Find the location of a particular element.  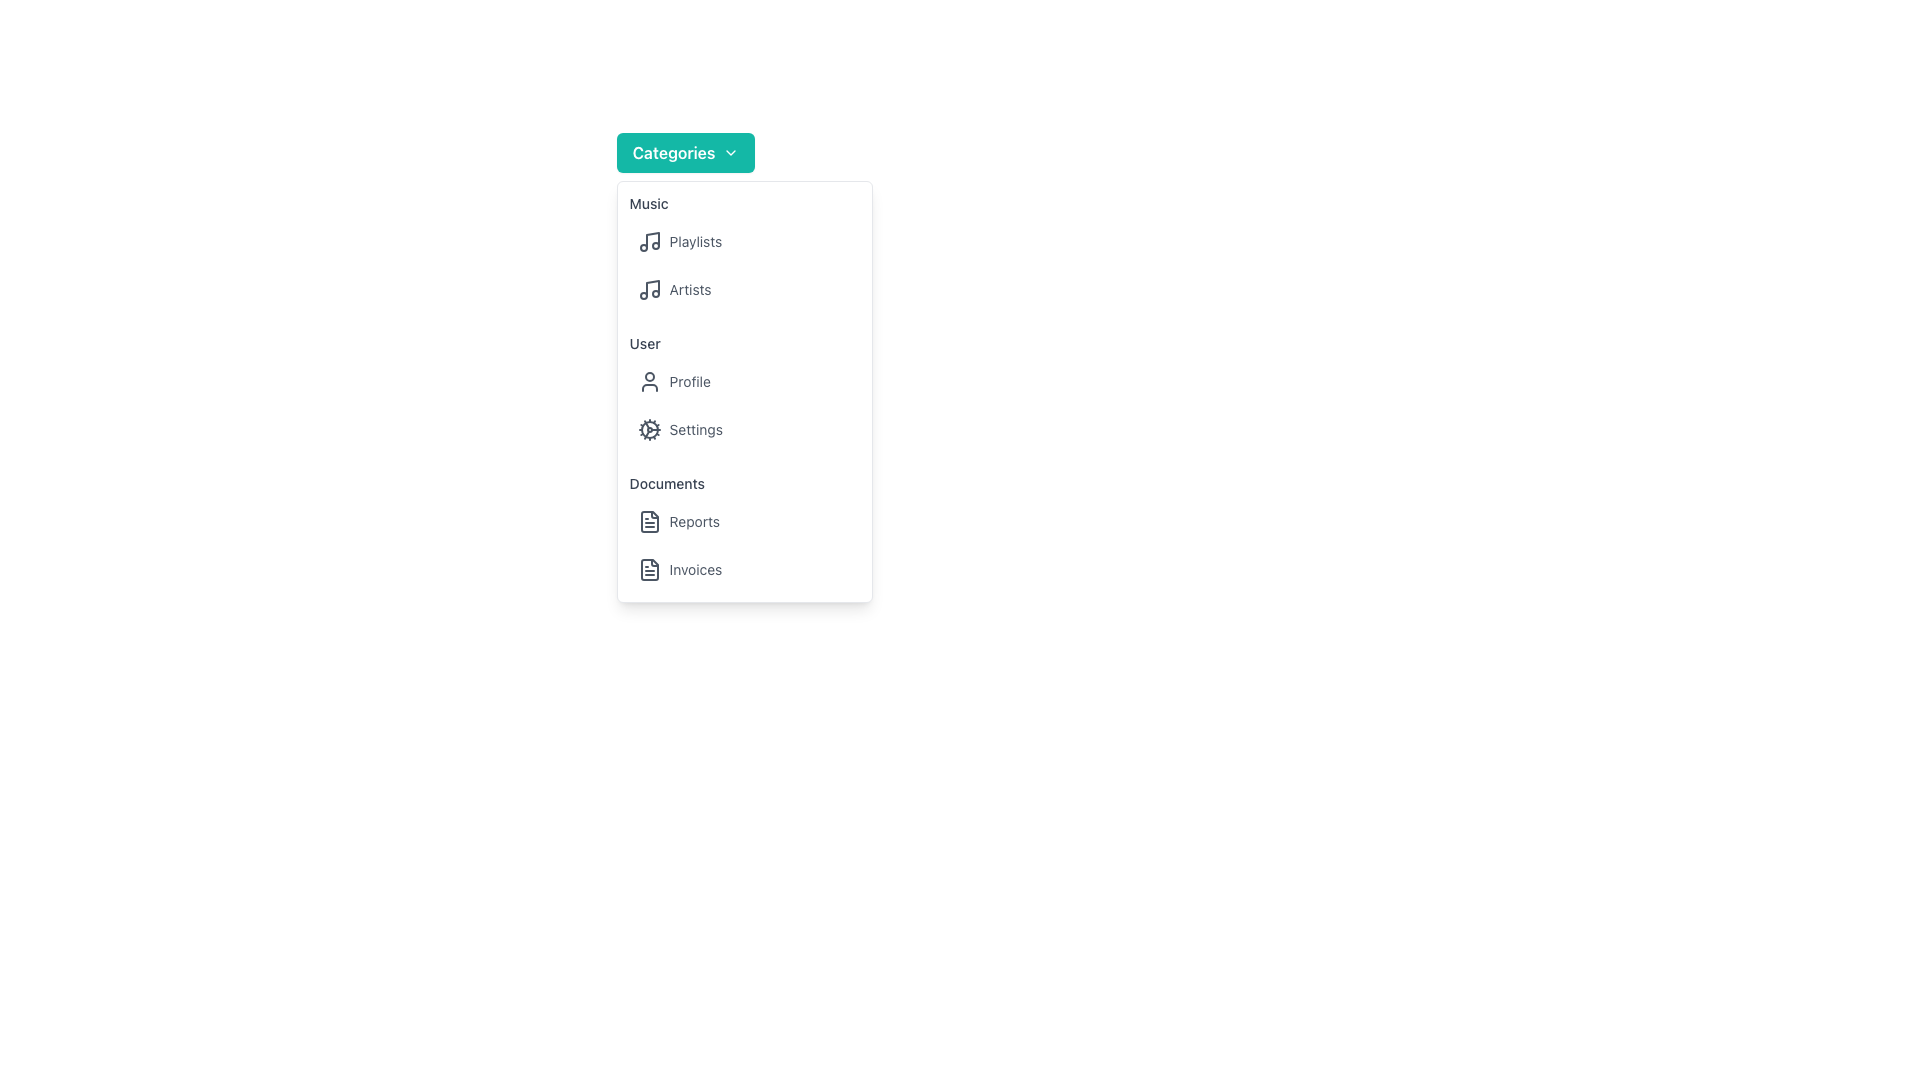

the document icon, which resembles a text file with lines inside it, located to the left of the 'Invoices' text in the 'Documents' menu group at the bottom of the menu panel is located at coordinates (649, 570).